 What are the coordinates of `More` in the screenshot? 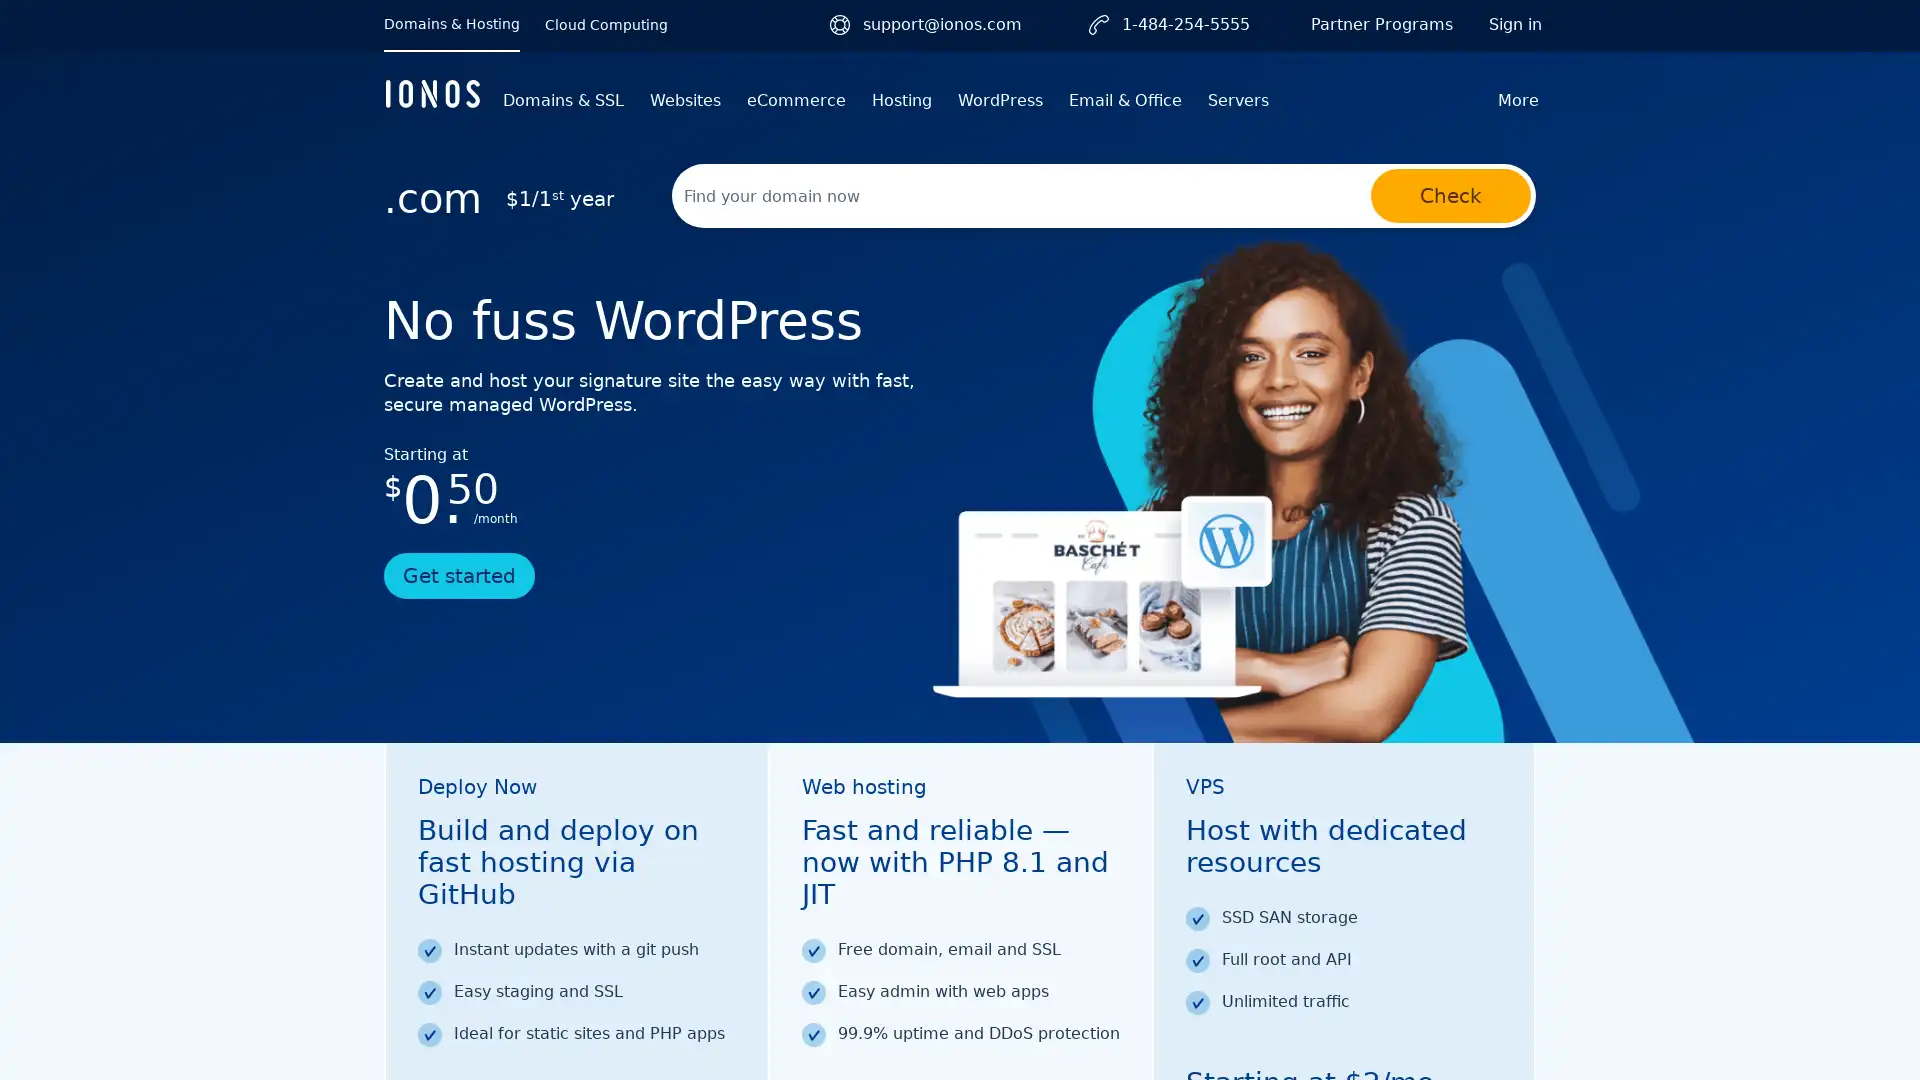 It's located at (1518, 100).